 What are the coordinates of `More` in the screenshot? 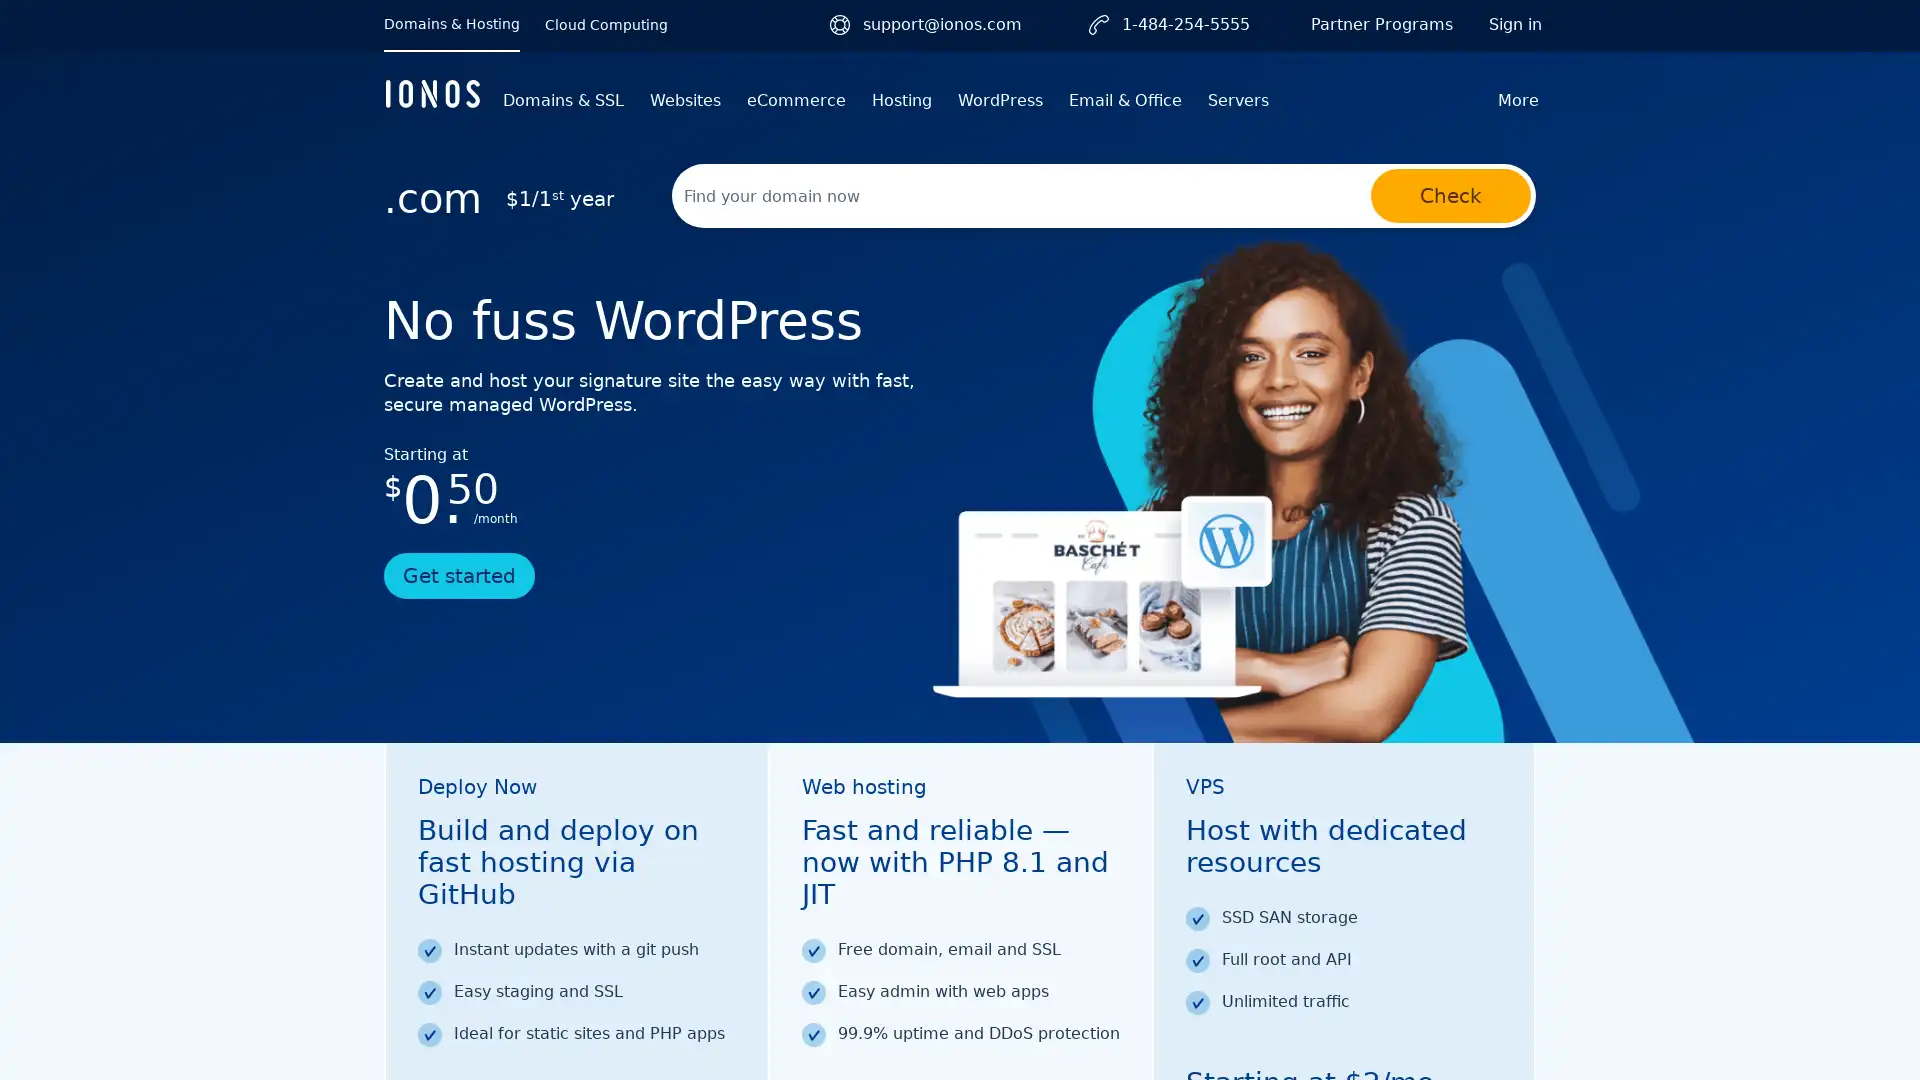 It's located at (1518, 100).